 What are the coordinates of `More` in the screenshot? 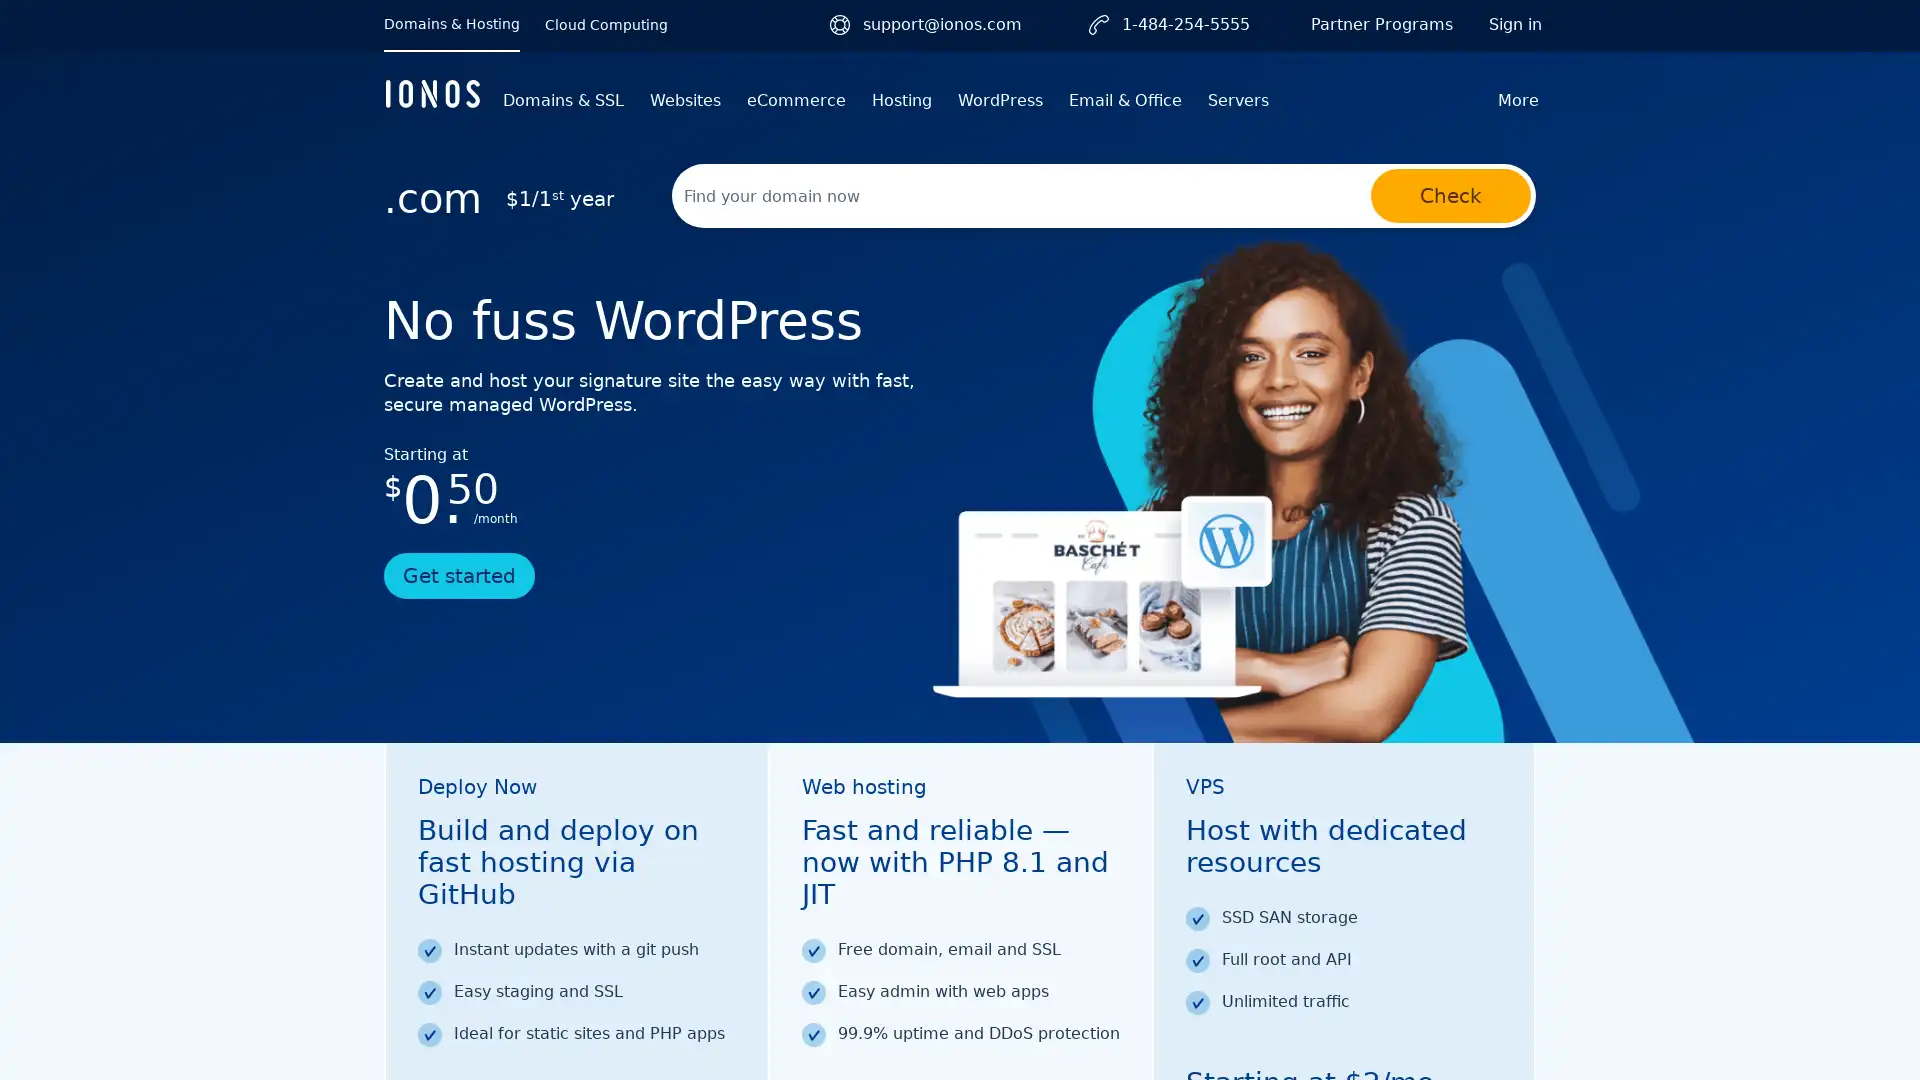 It's located at (1518, 100).